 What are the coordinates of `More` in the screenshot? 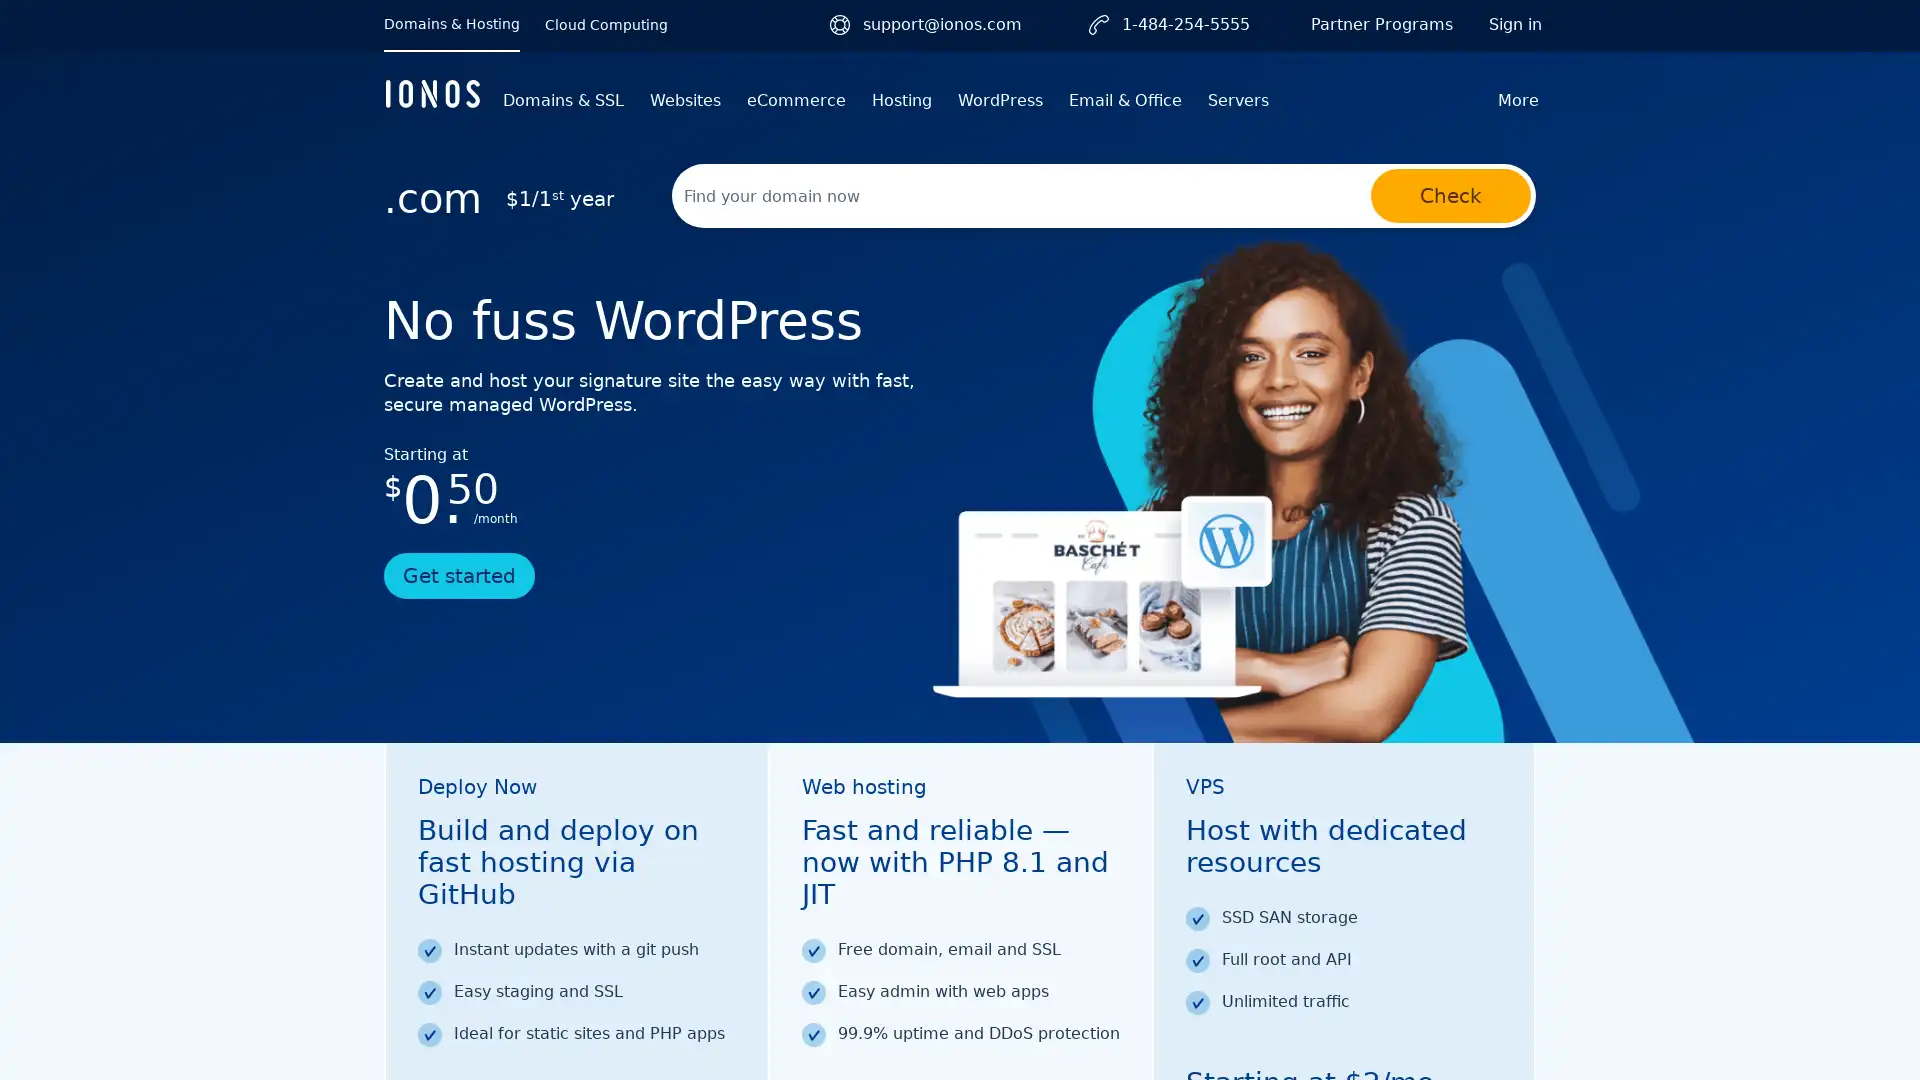 It's located at (1518, 100).